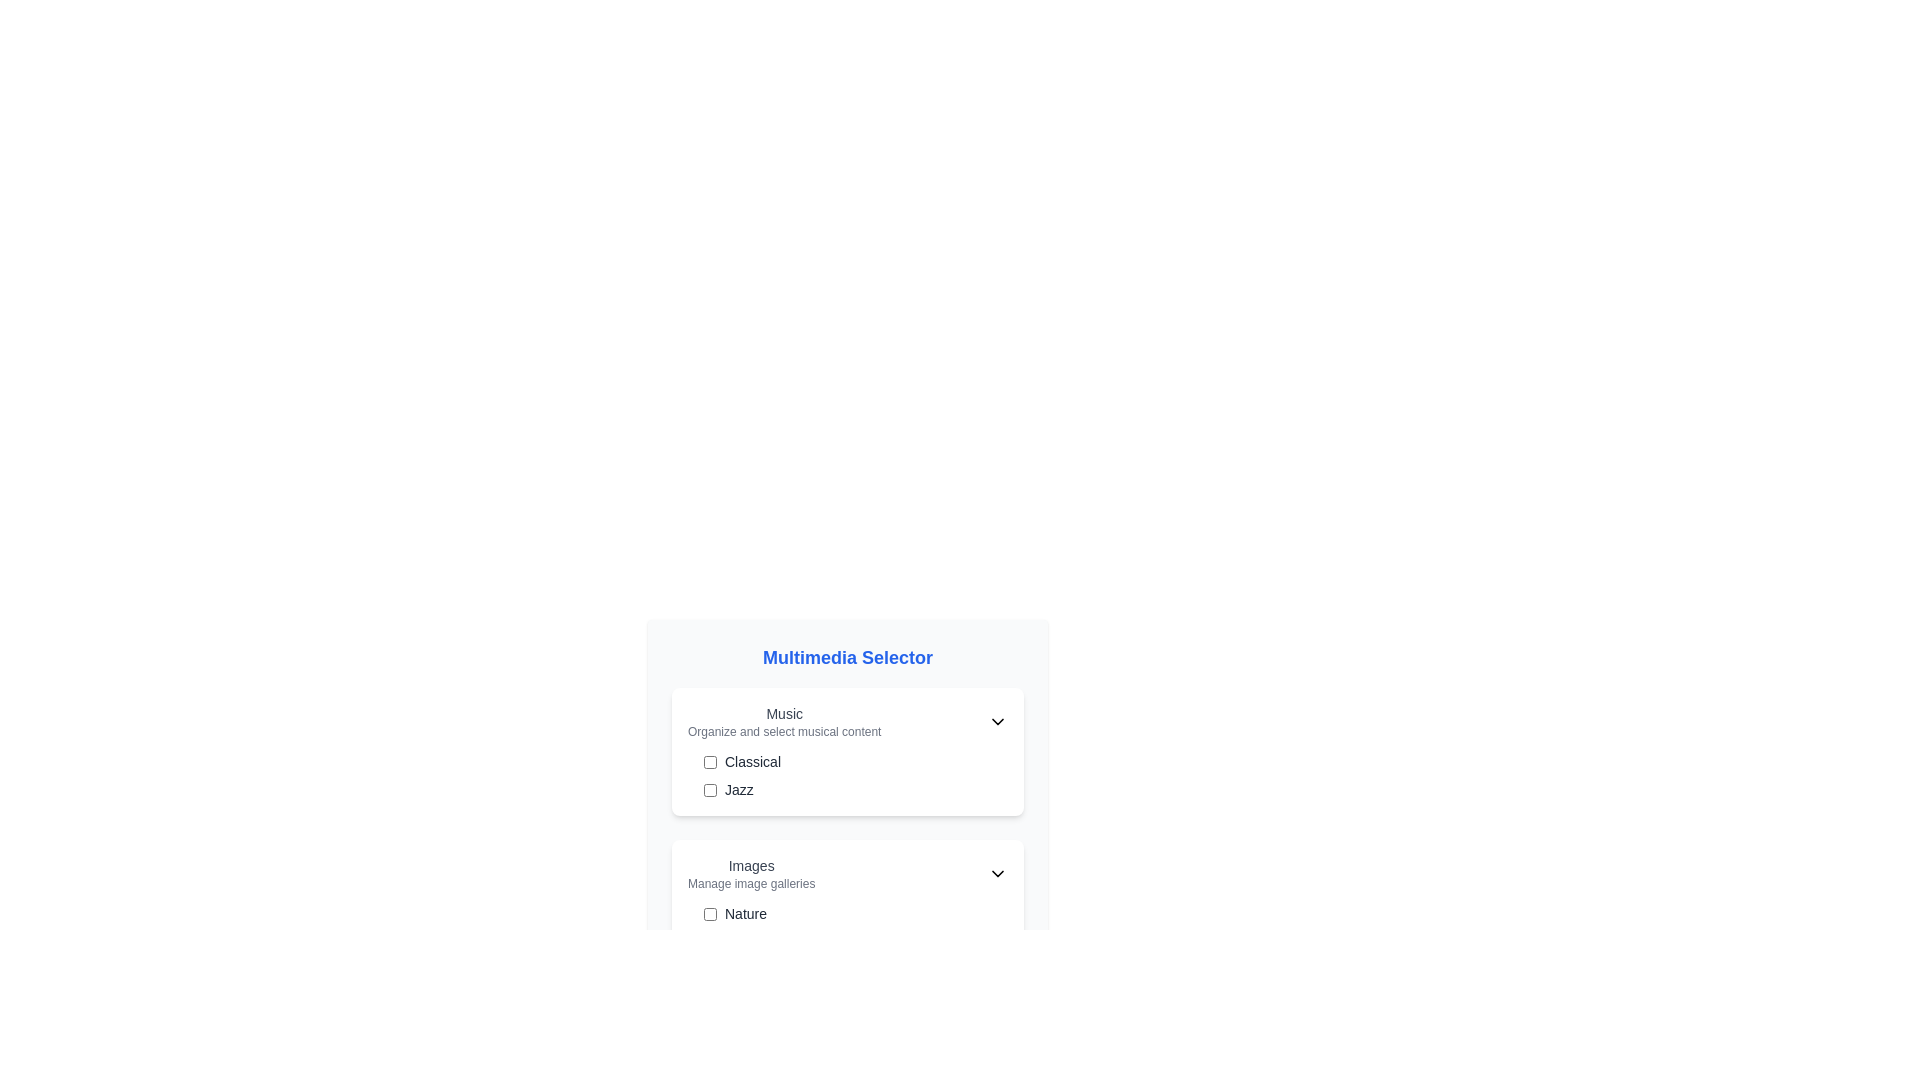 This screenshot has height=1080, width=1920. Describe the element at coordinates (848, 928) in the screenshot. I see `the 'Nature' category checkbox located in the 'Images' panel of the 'Multimedia Selector' section` at that location.